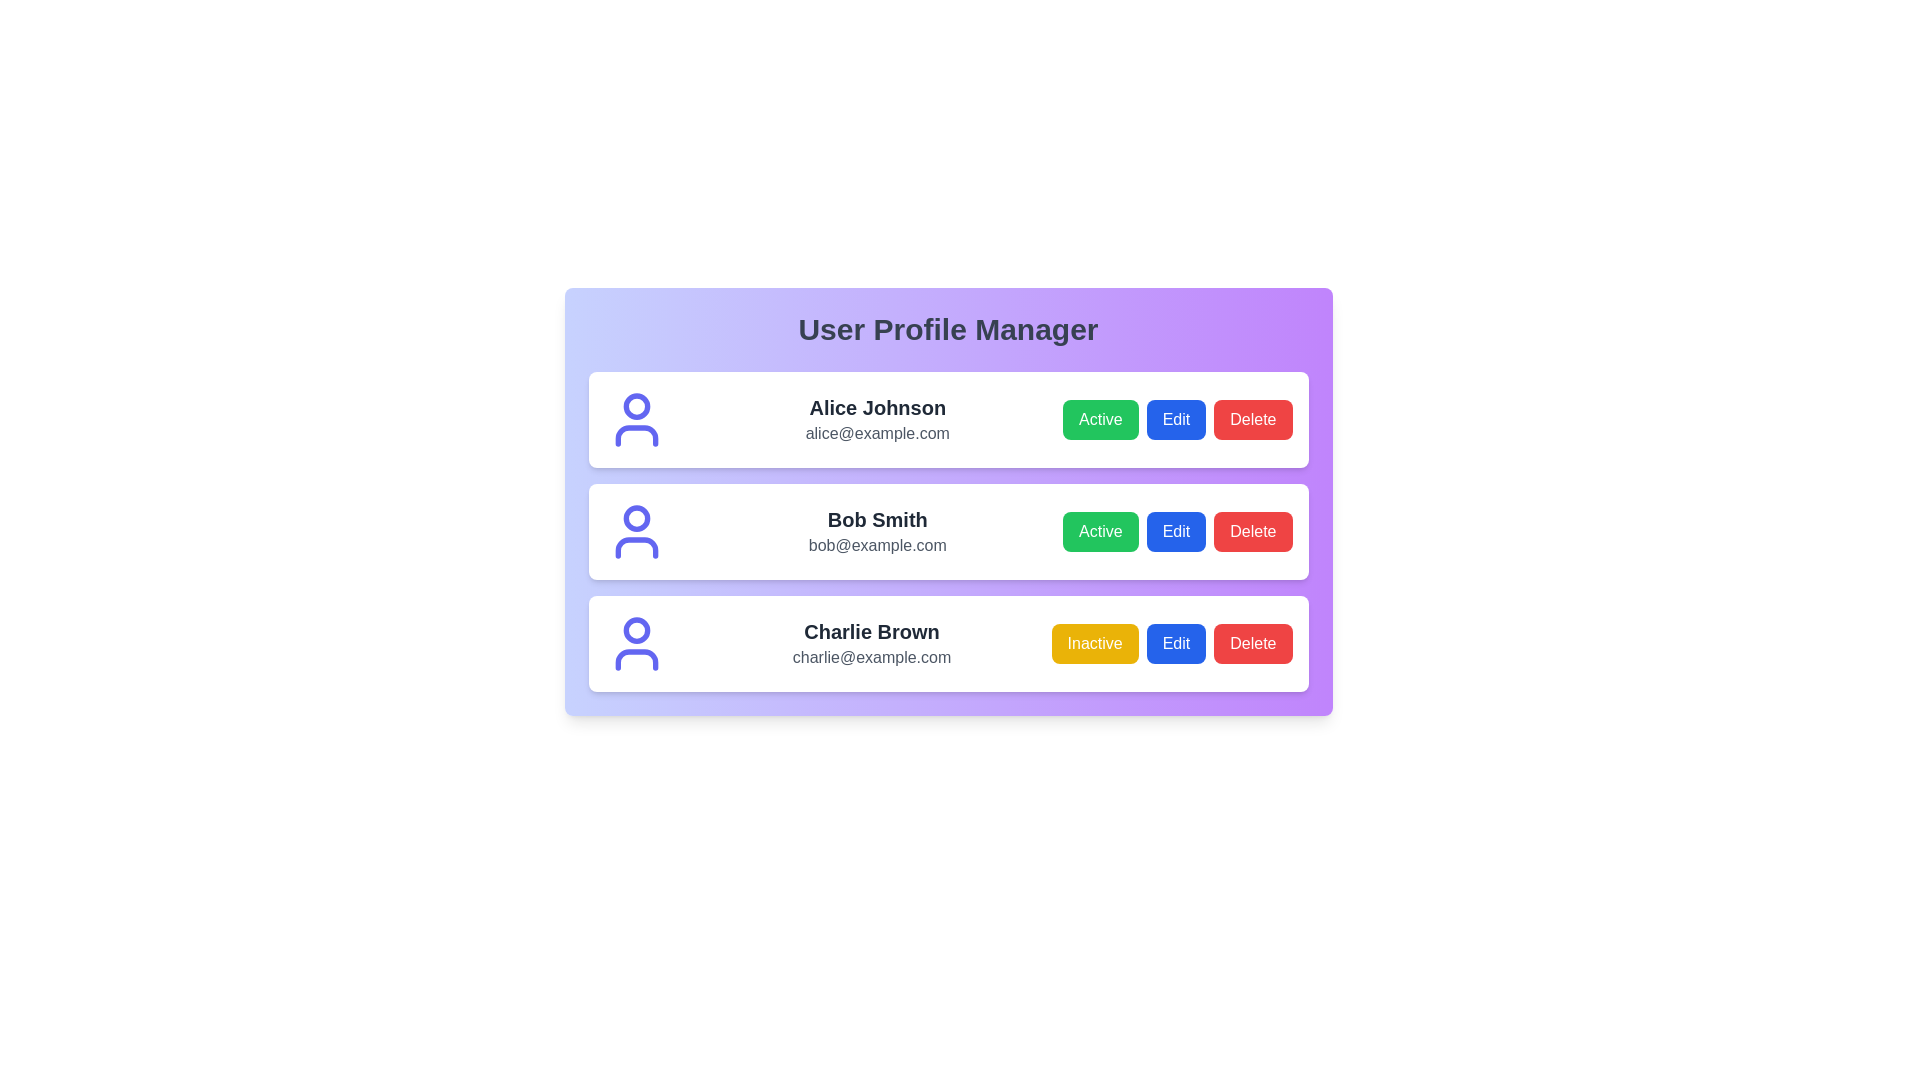 This screenshot has height=1080, width=1920. What do you see at coordinates (635, 531) in the screenshot?
I see `the profile icon for Bob Smith` at bounding box center [635, 531].